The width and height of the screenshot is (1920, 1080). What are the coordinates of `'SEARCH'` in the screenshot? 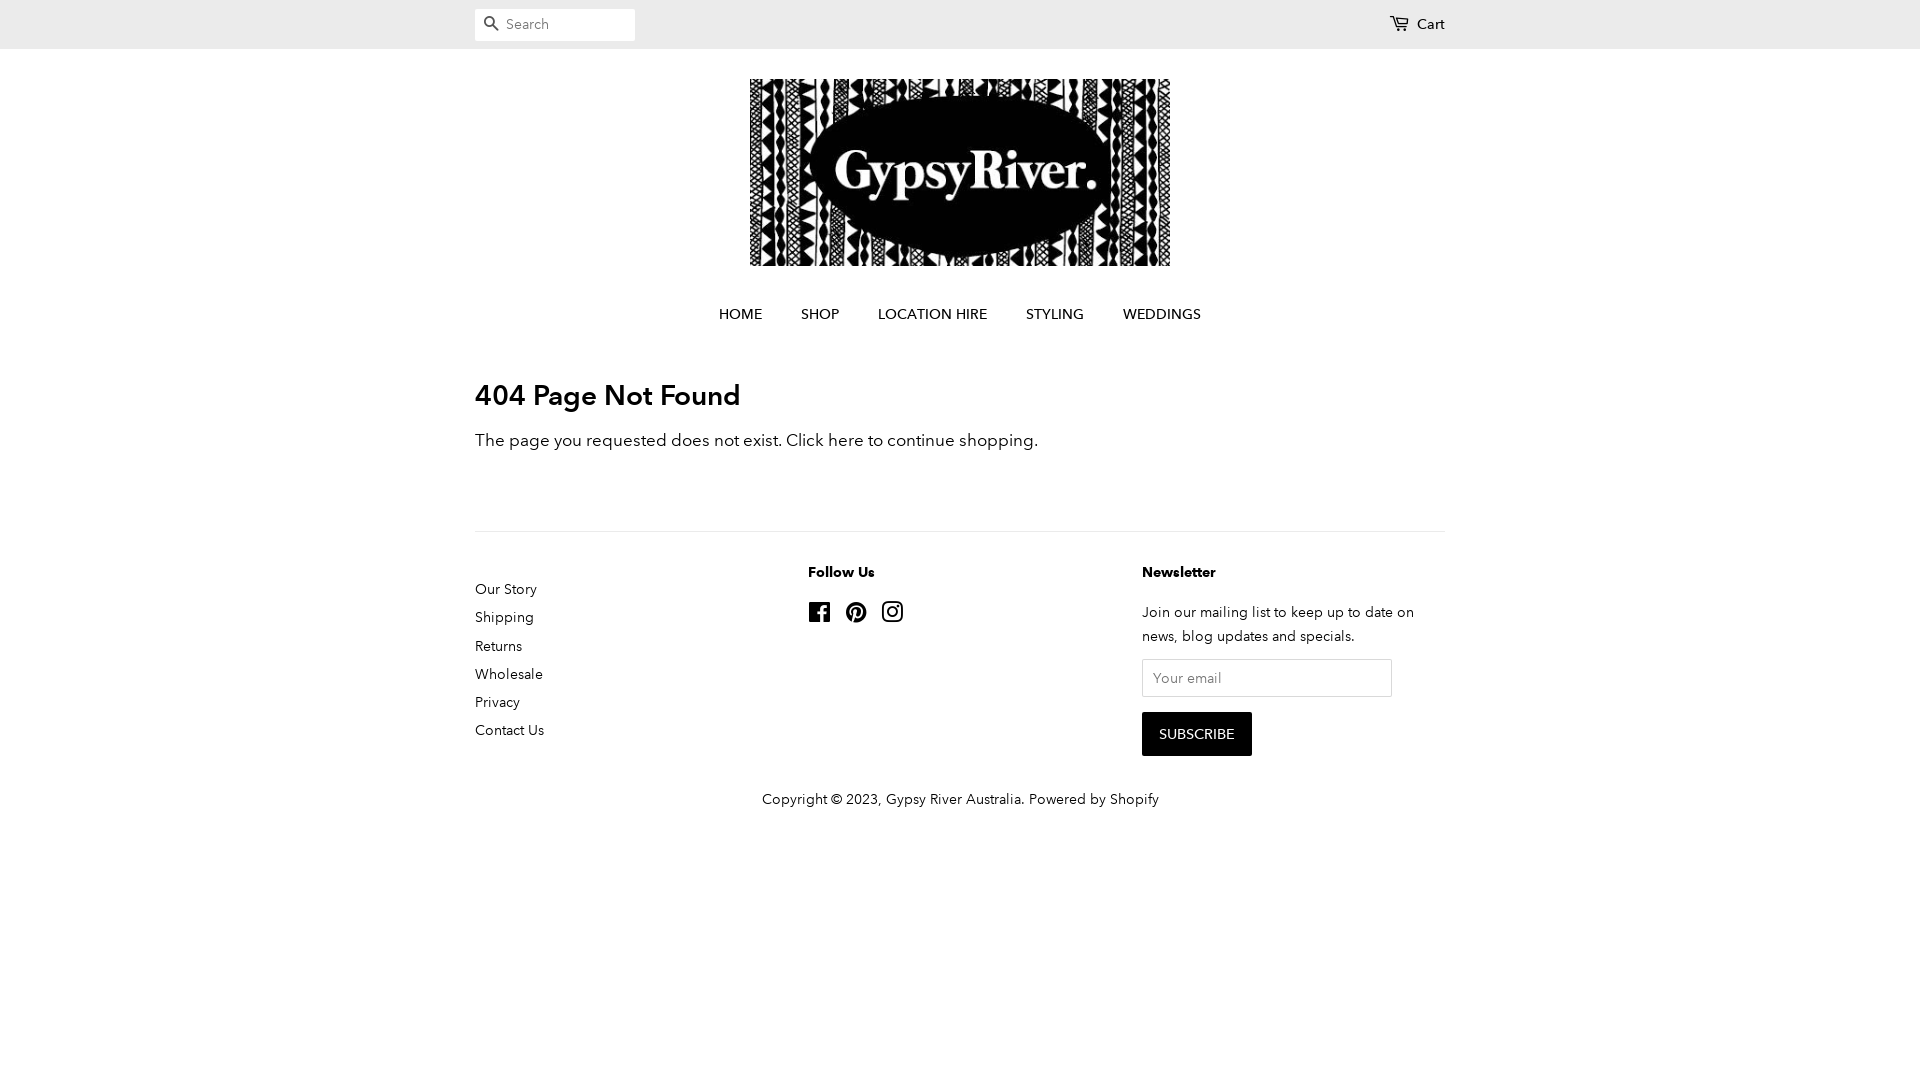 It's located at (490, 25).